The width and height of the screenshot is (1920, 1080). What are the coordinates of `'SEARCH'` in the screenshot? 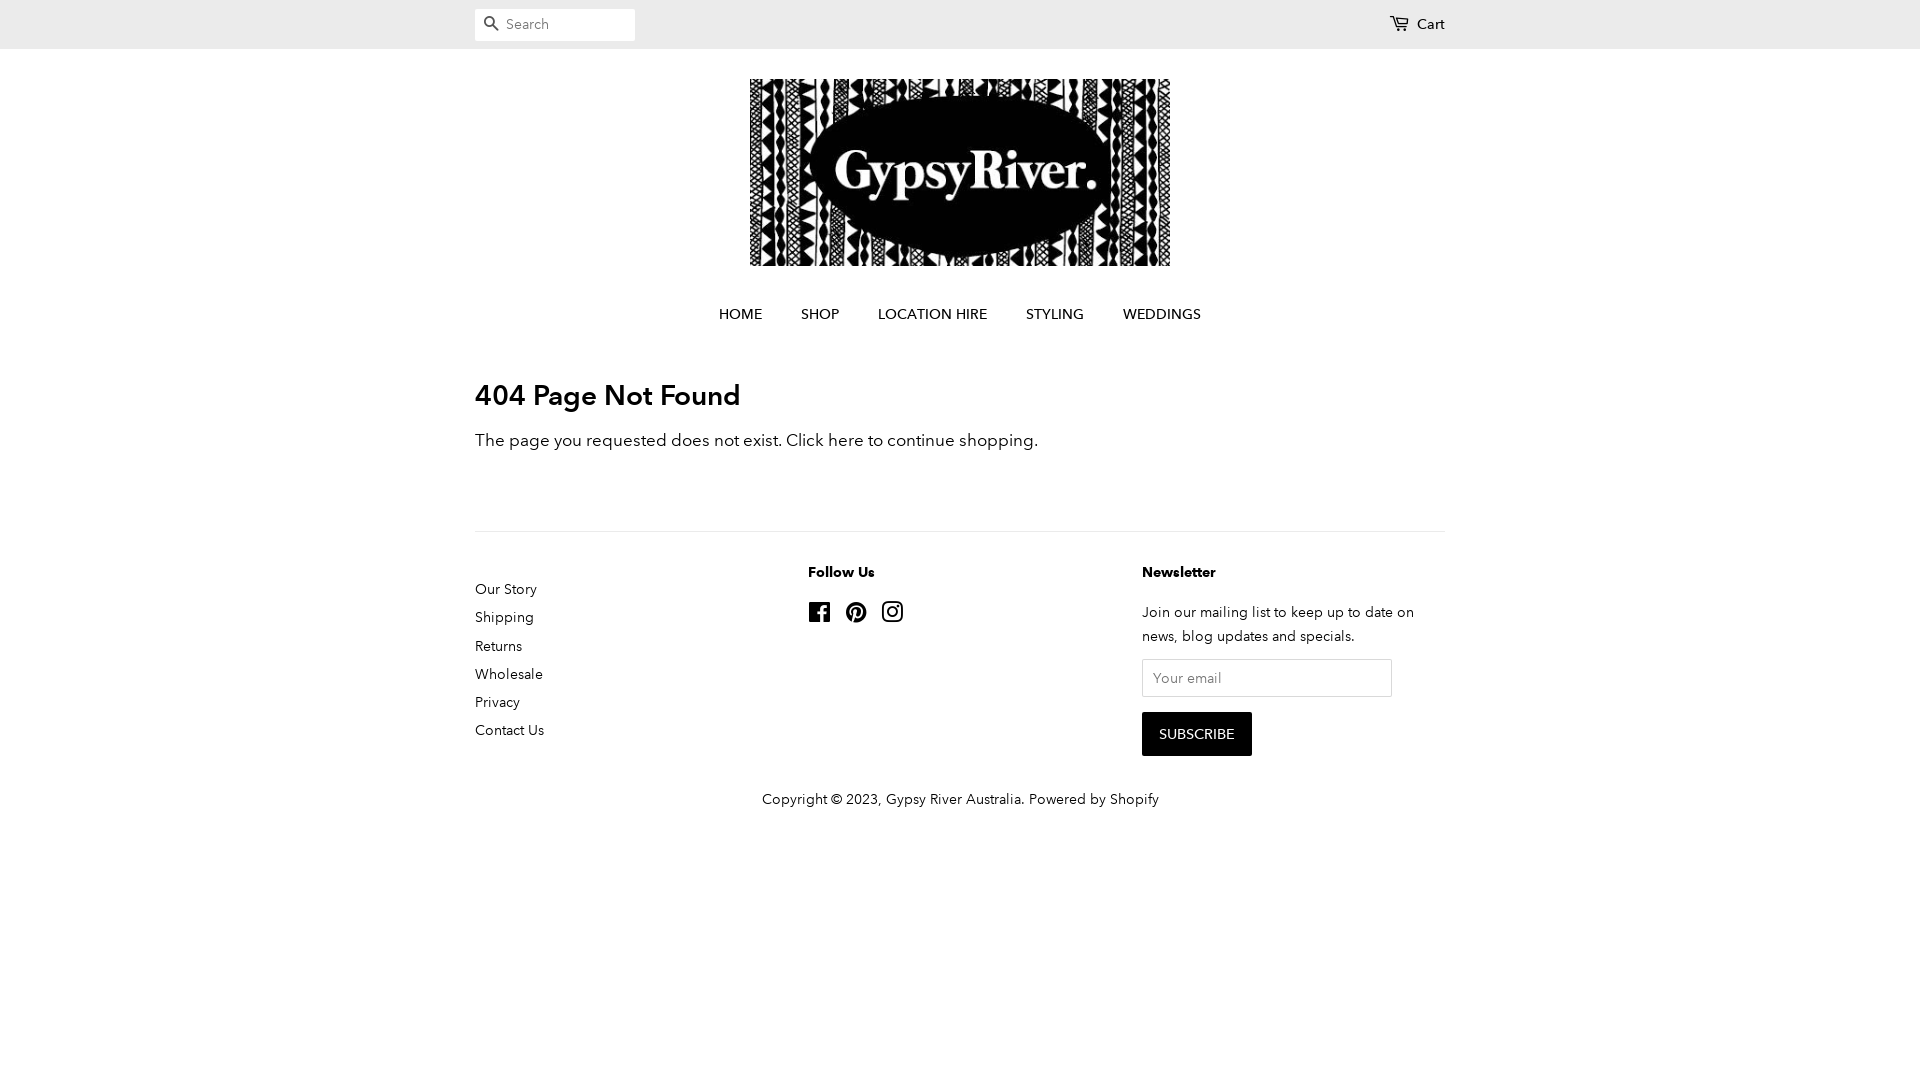 It's located at (490, 25).